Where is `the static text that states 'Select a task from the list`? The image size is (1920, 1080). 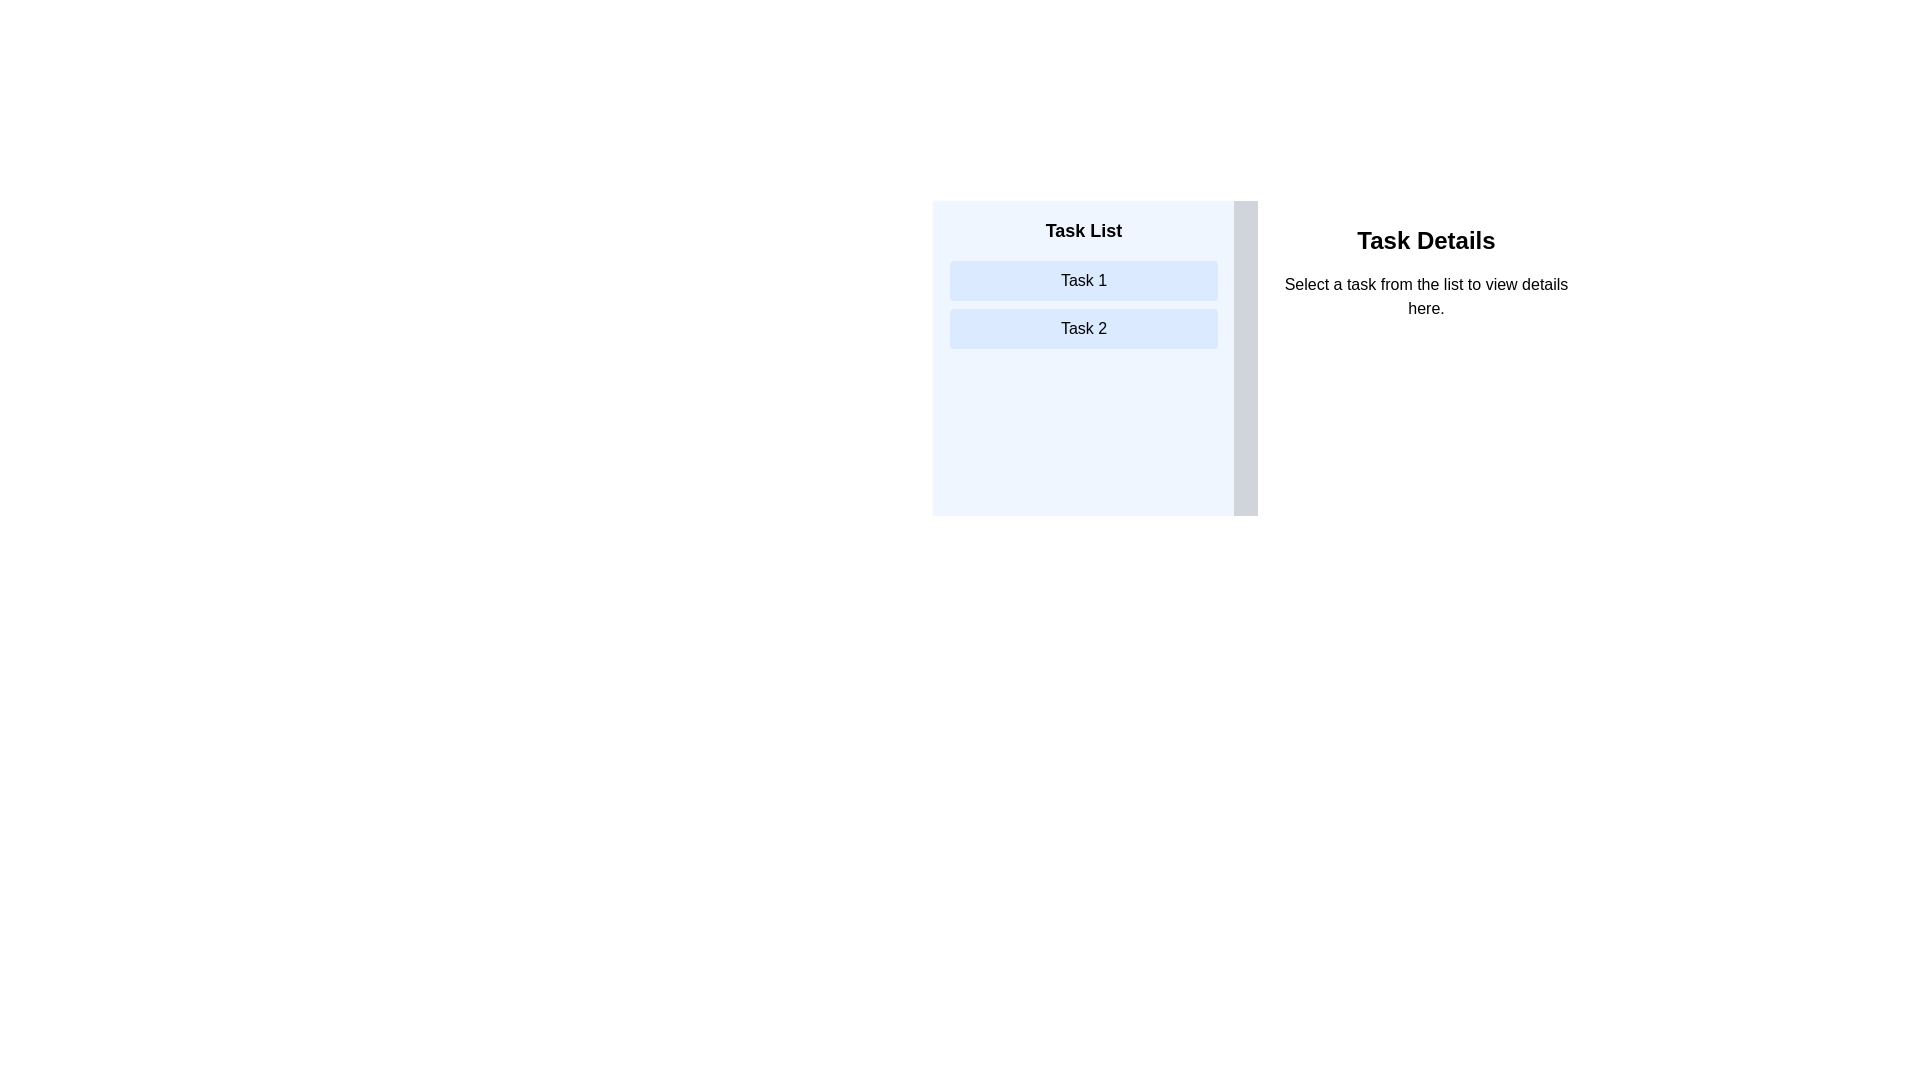
the static text that states 'Select a task from the list is located at coordinates (1425, 297).